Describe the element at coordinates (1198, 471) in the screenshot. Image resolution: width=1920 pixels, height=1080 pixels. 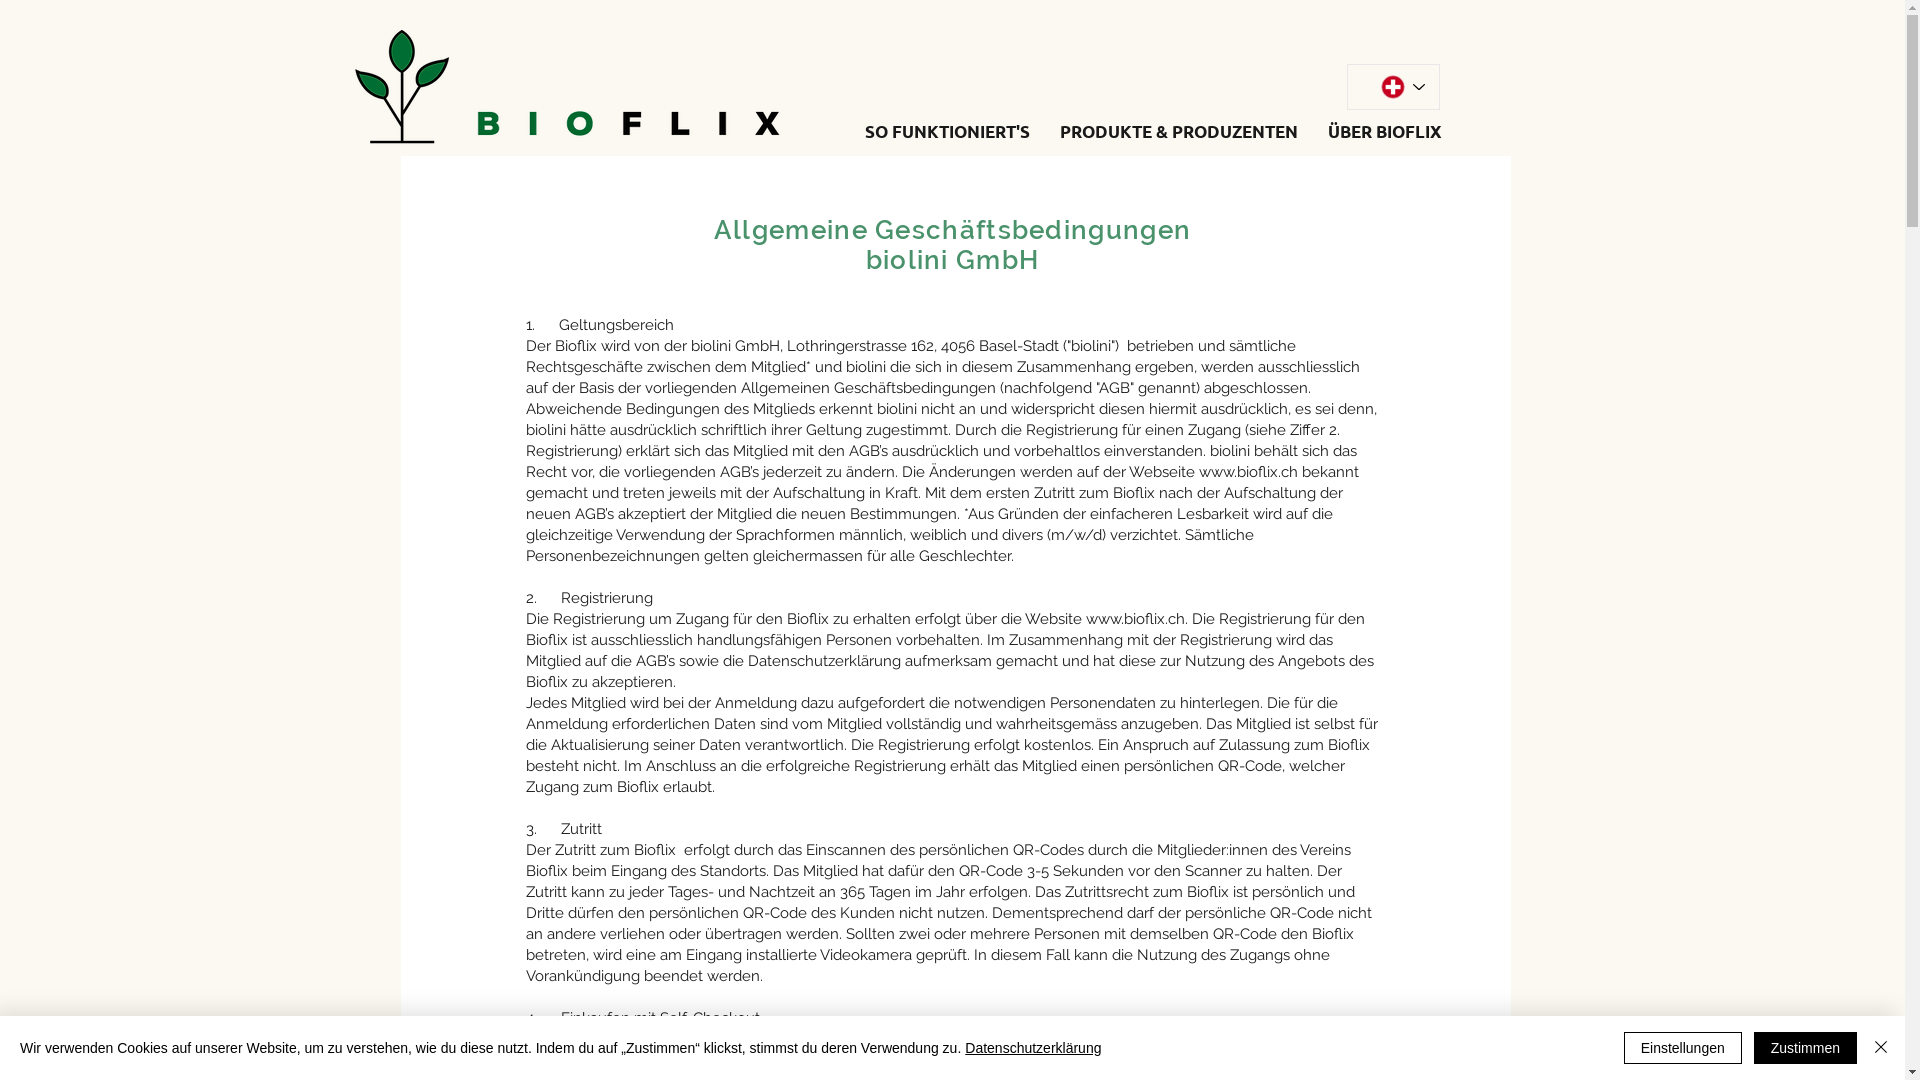
I see `'www.bioflix.ch'` at that location.